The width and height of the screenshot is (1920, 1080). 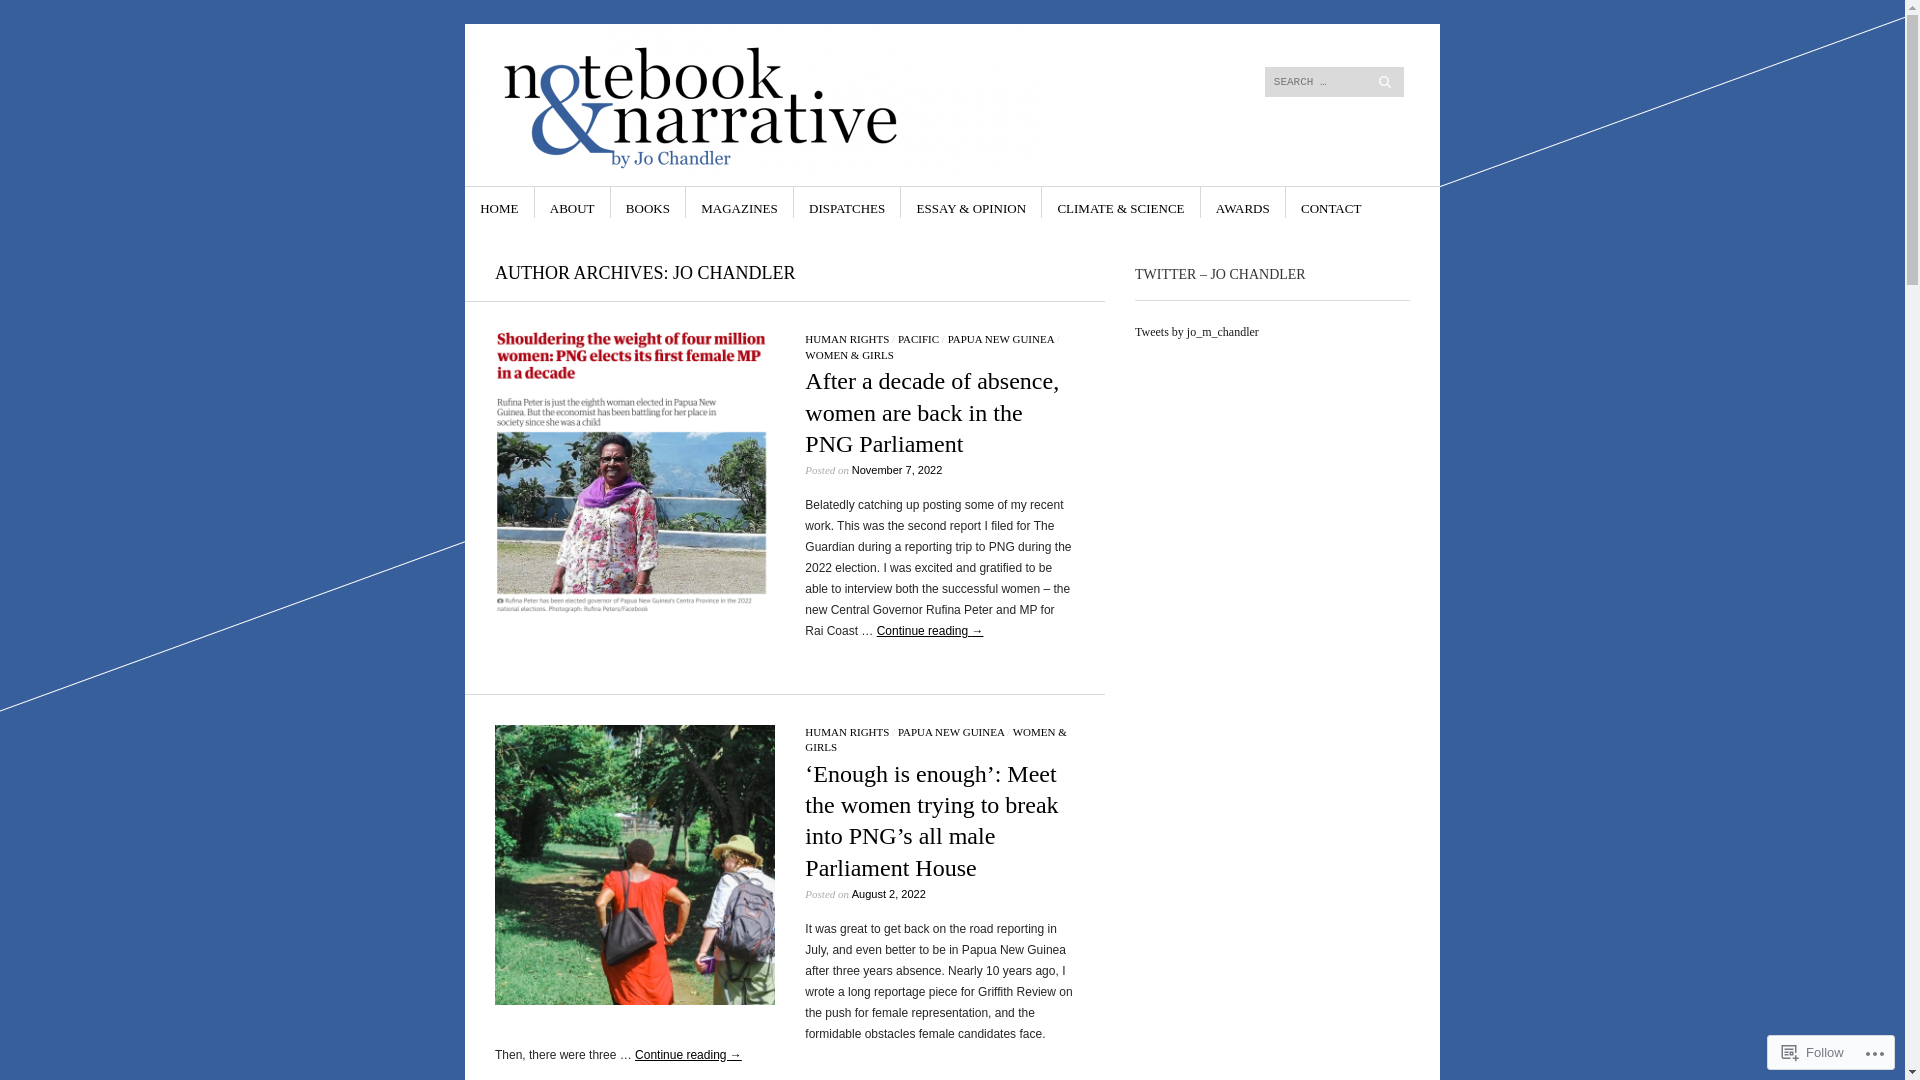 What do you see at coordinates (851, 470) in the screenshot?
I see `'November 7, 2022'` at bounding box center [851, 470].